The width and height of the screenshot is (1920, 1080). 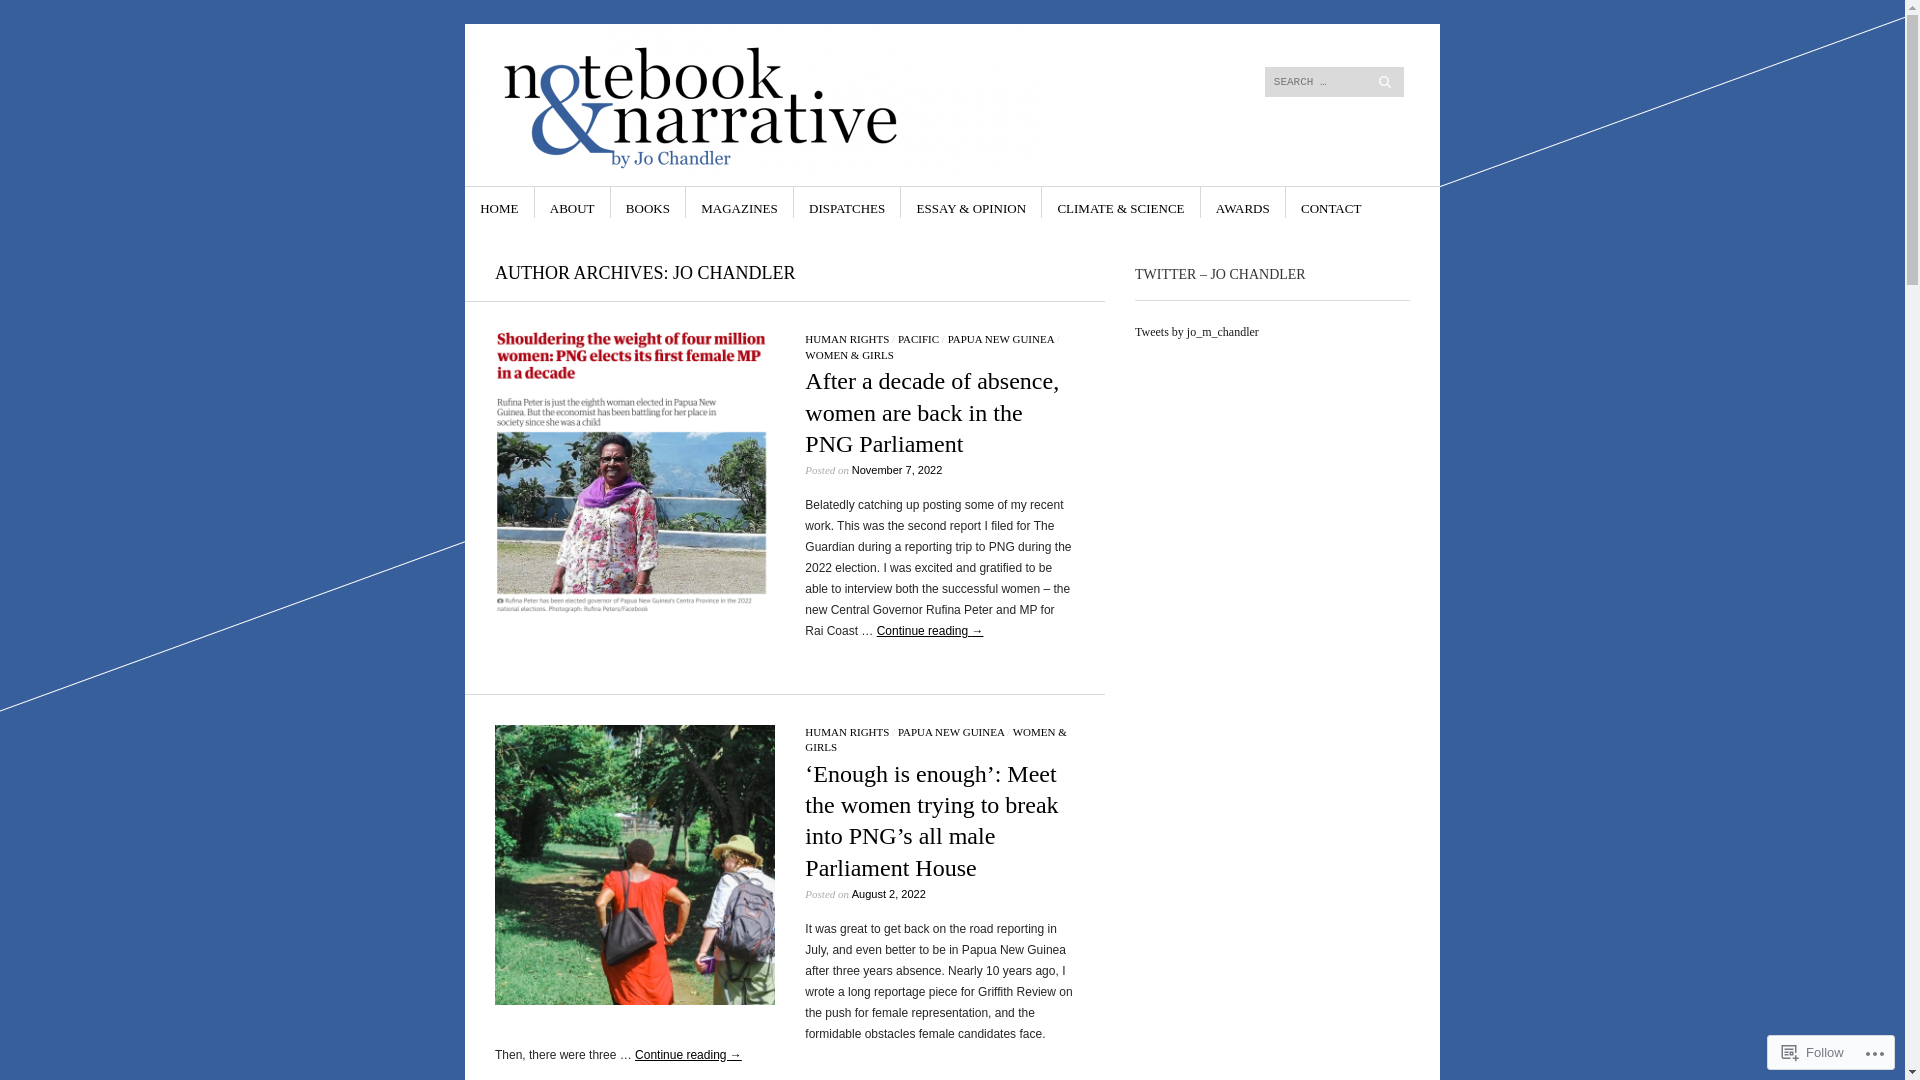 What do you see at coordinates (851, 470) in the screenshot?
I see `'November 7, 2022'` at bounding box center [851, 470].